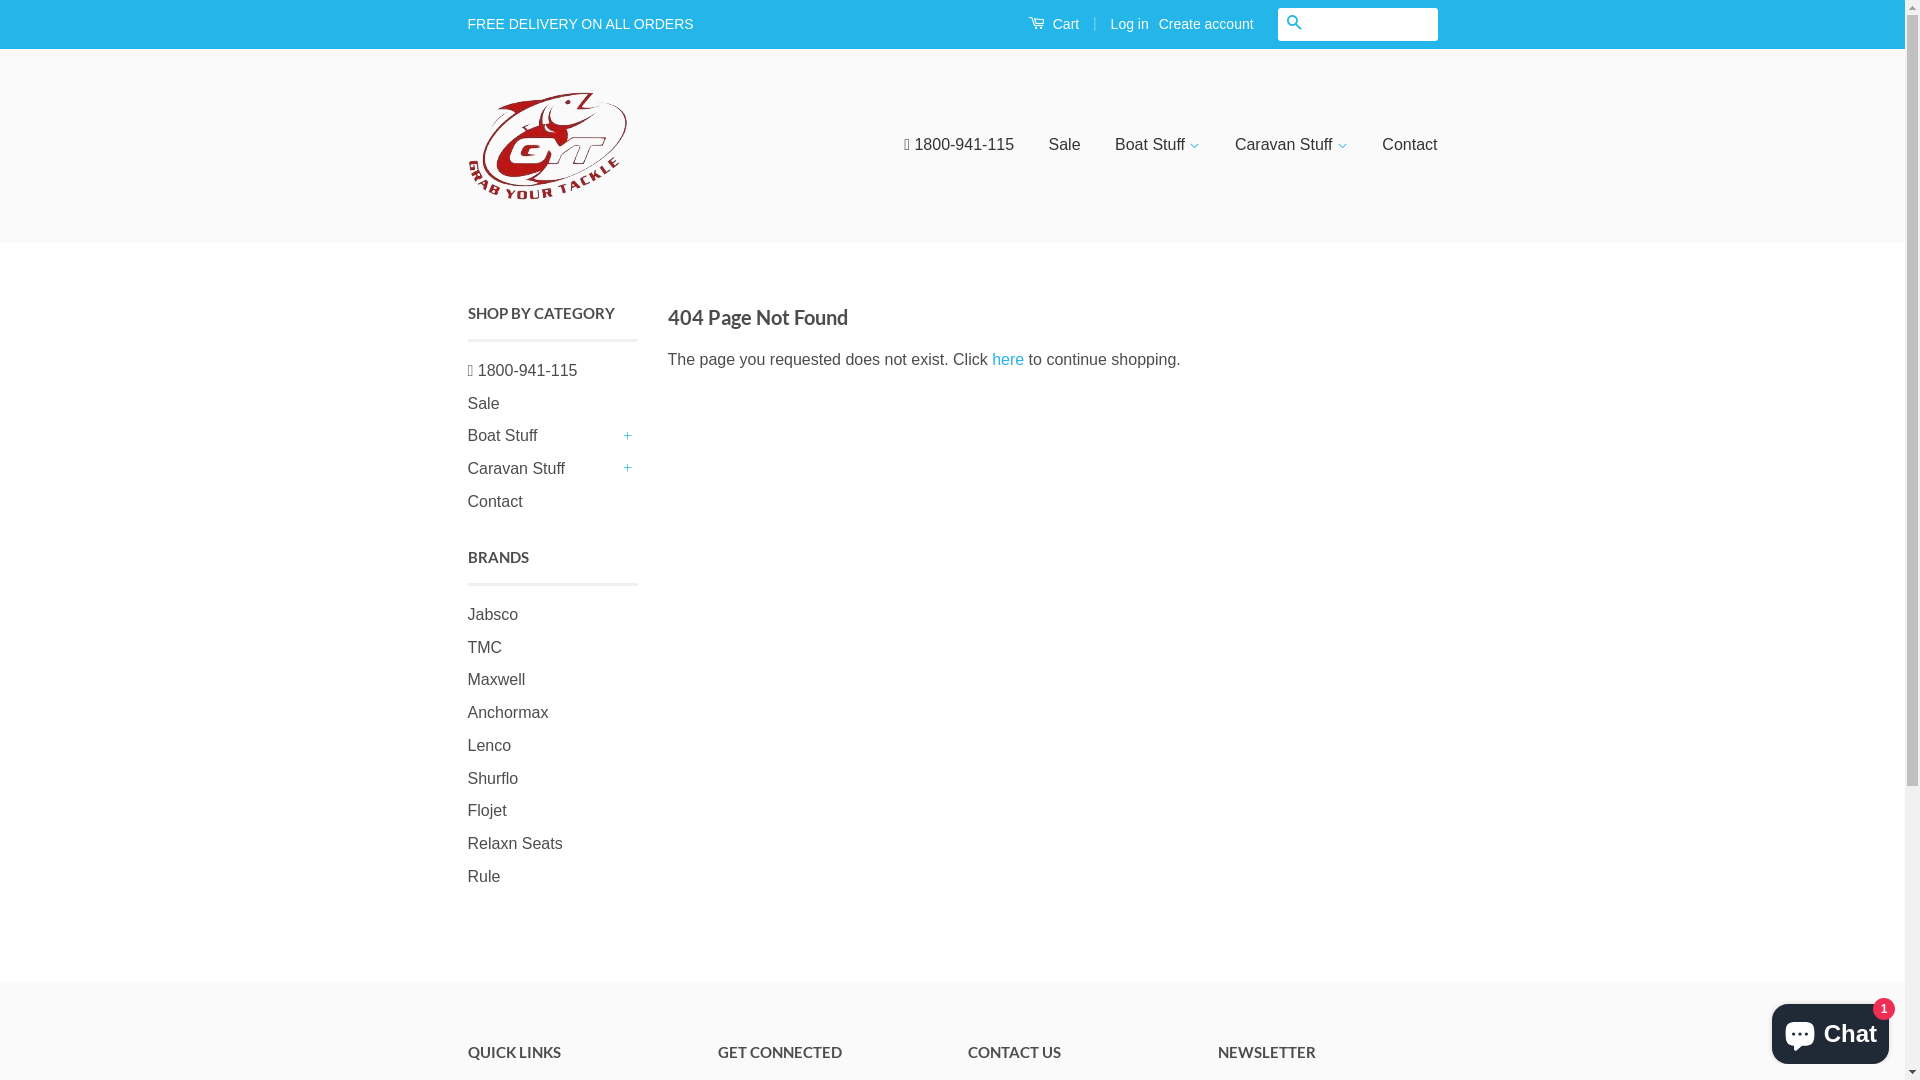  Describe the element at coordinates (489, 745) in the screenshot. I see `'Lenco'` at that location.